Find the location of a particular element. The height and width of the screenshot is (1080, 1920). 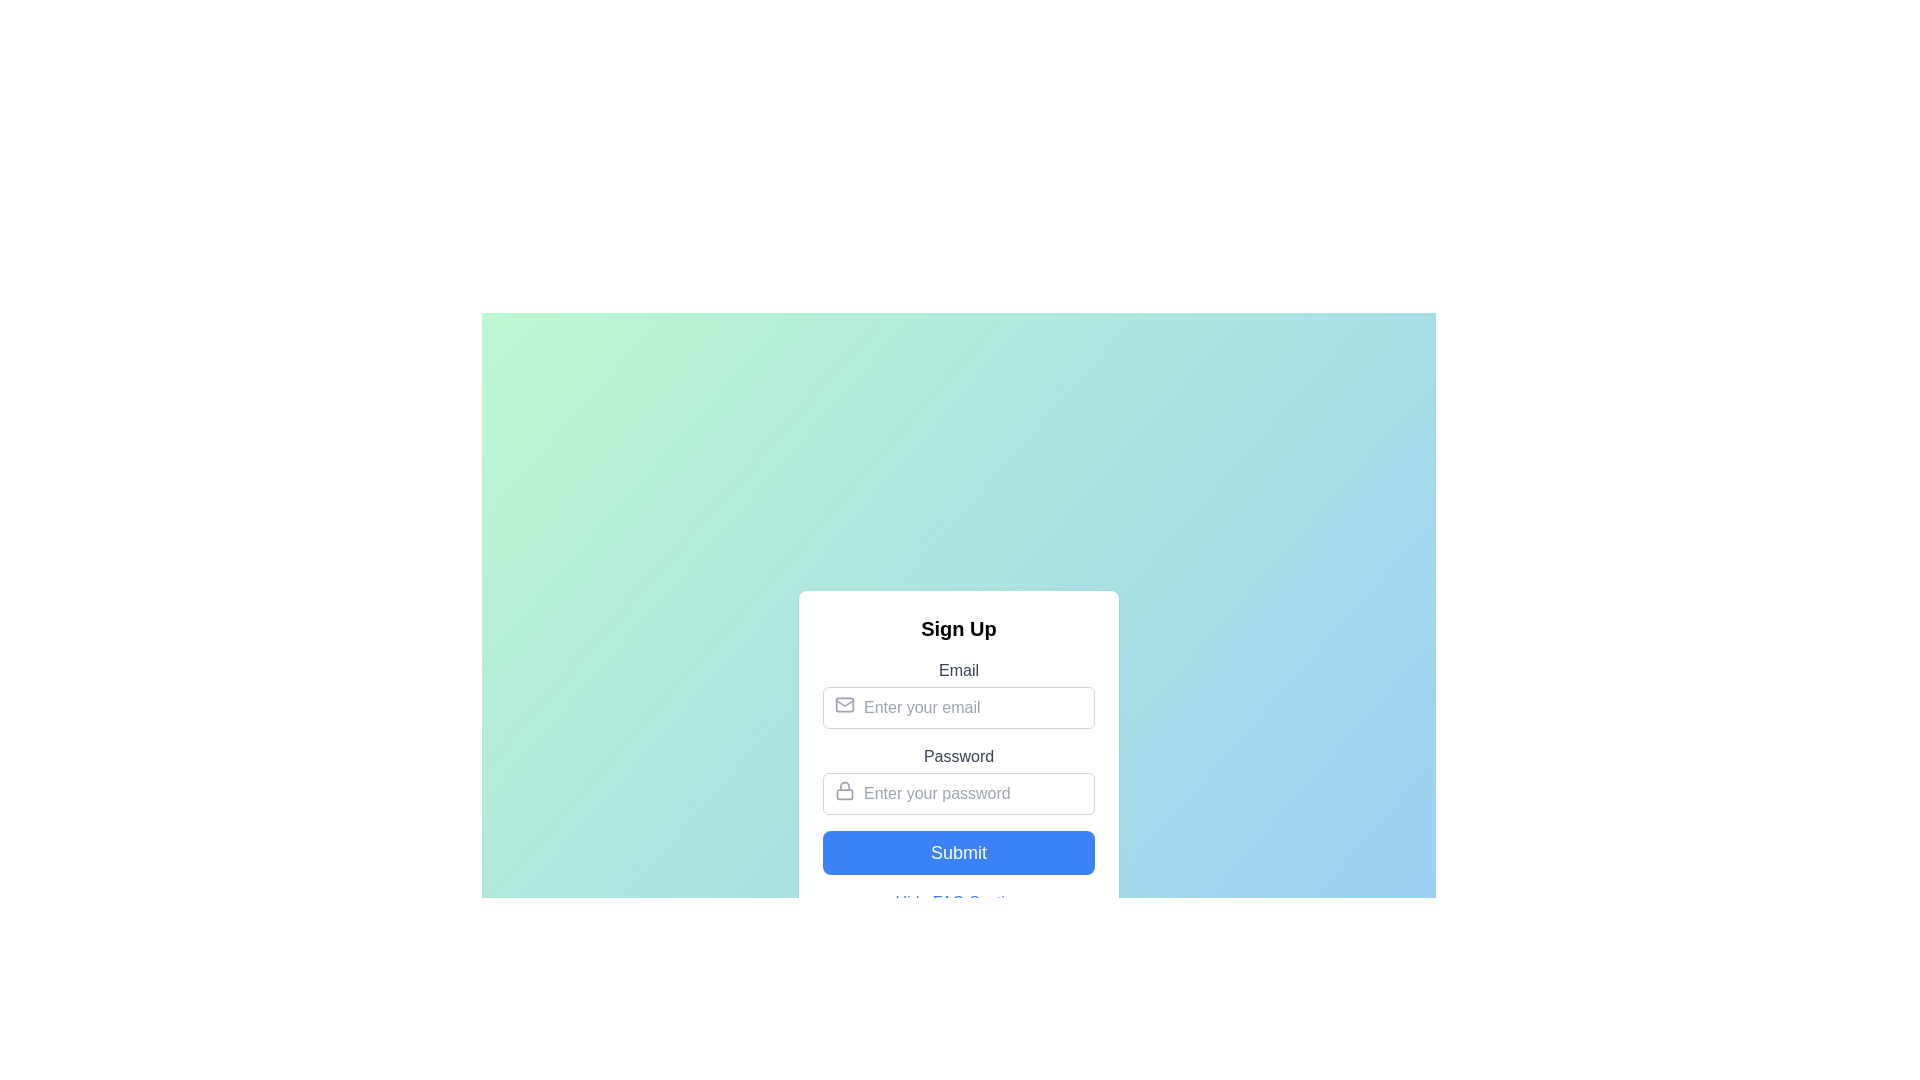

the decorative lock icon located inside the password input field, which visually indicates that the field is for entering a password is located at coordinates (844, 789).